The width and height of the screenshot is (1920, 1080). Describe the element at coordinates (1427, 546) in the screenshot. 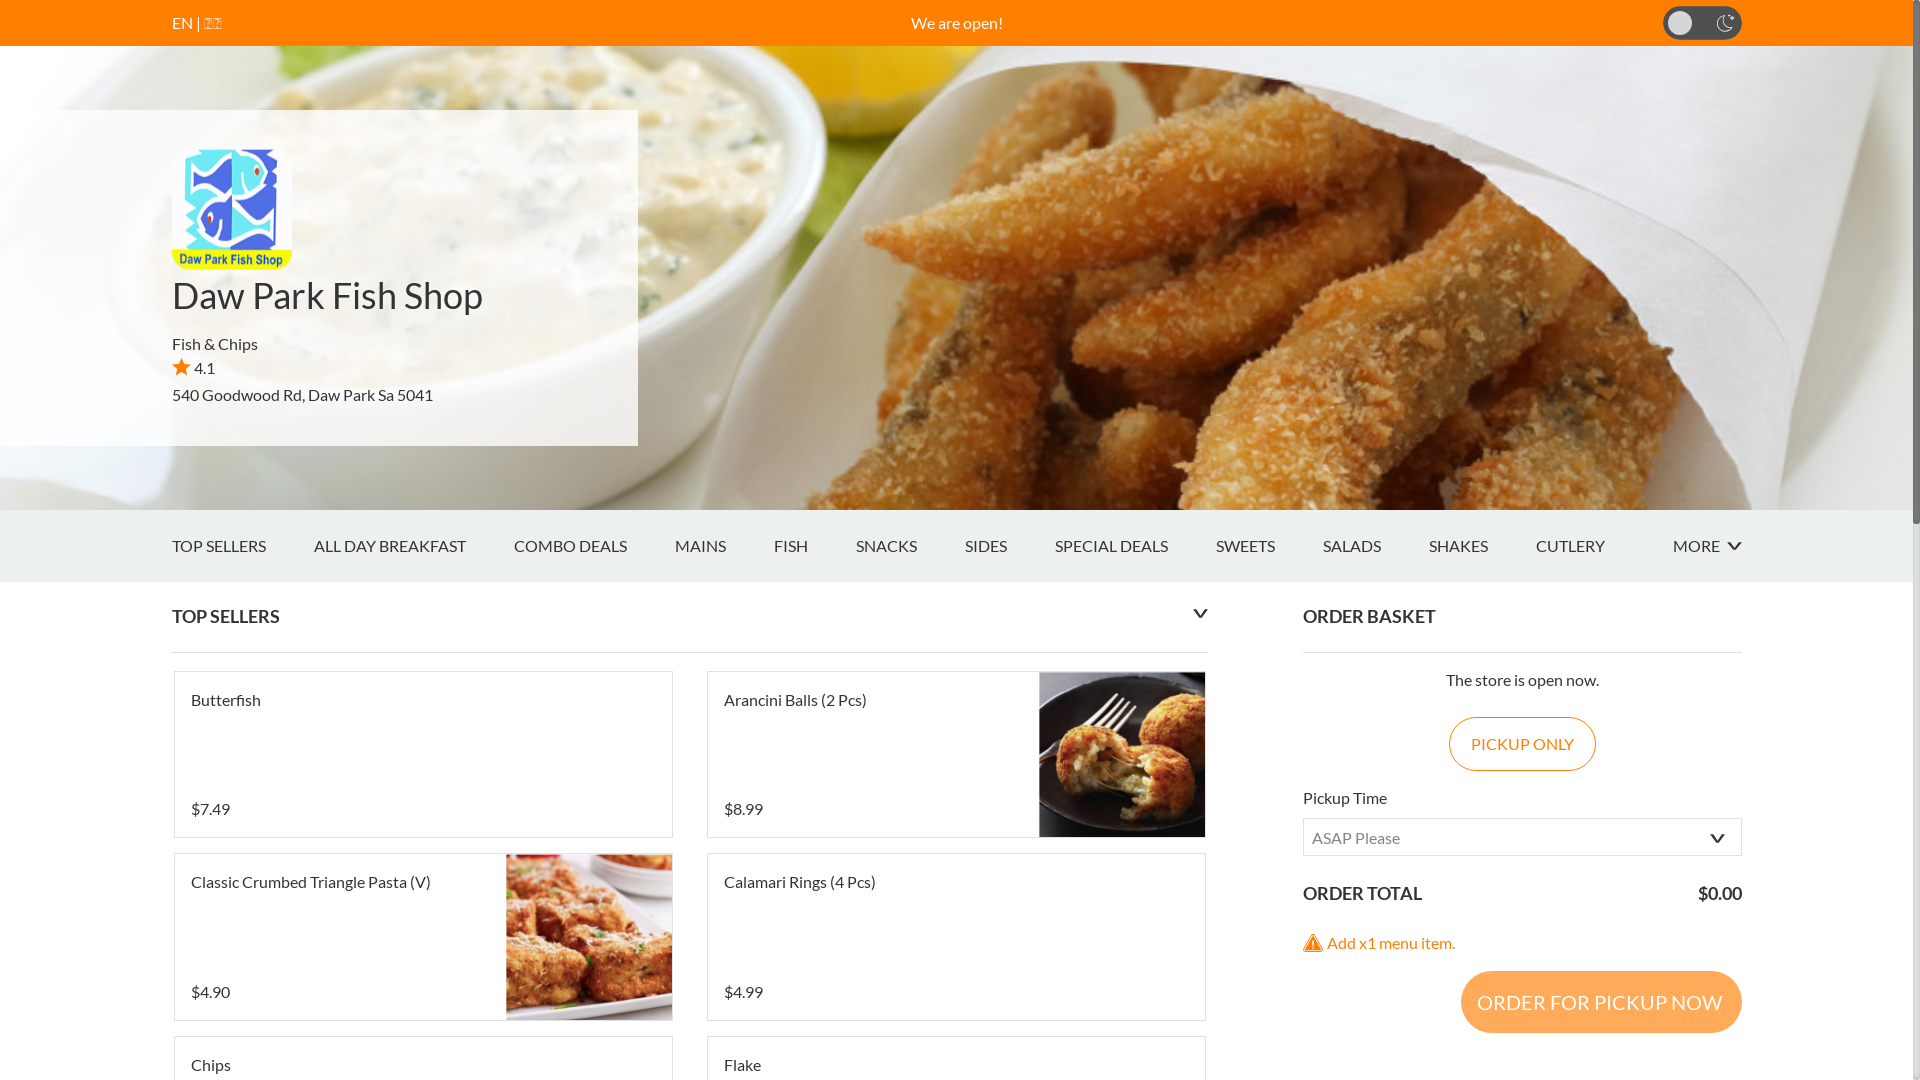

I see `'SHAKES'` at that location.